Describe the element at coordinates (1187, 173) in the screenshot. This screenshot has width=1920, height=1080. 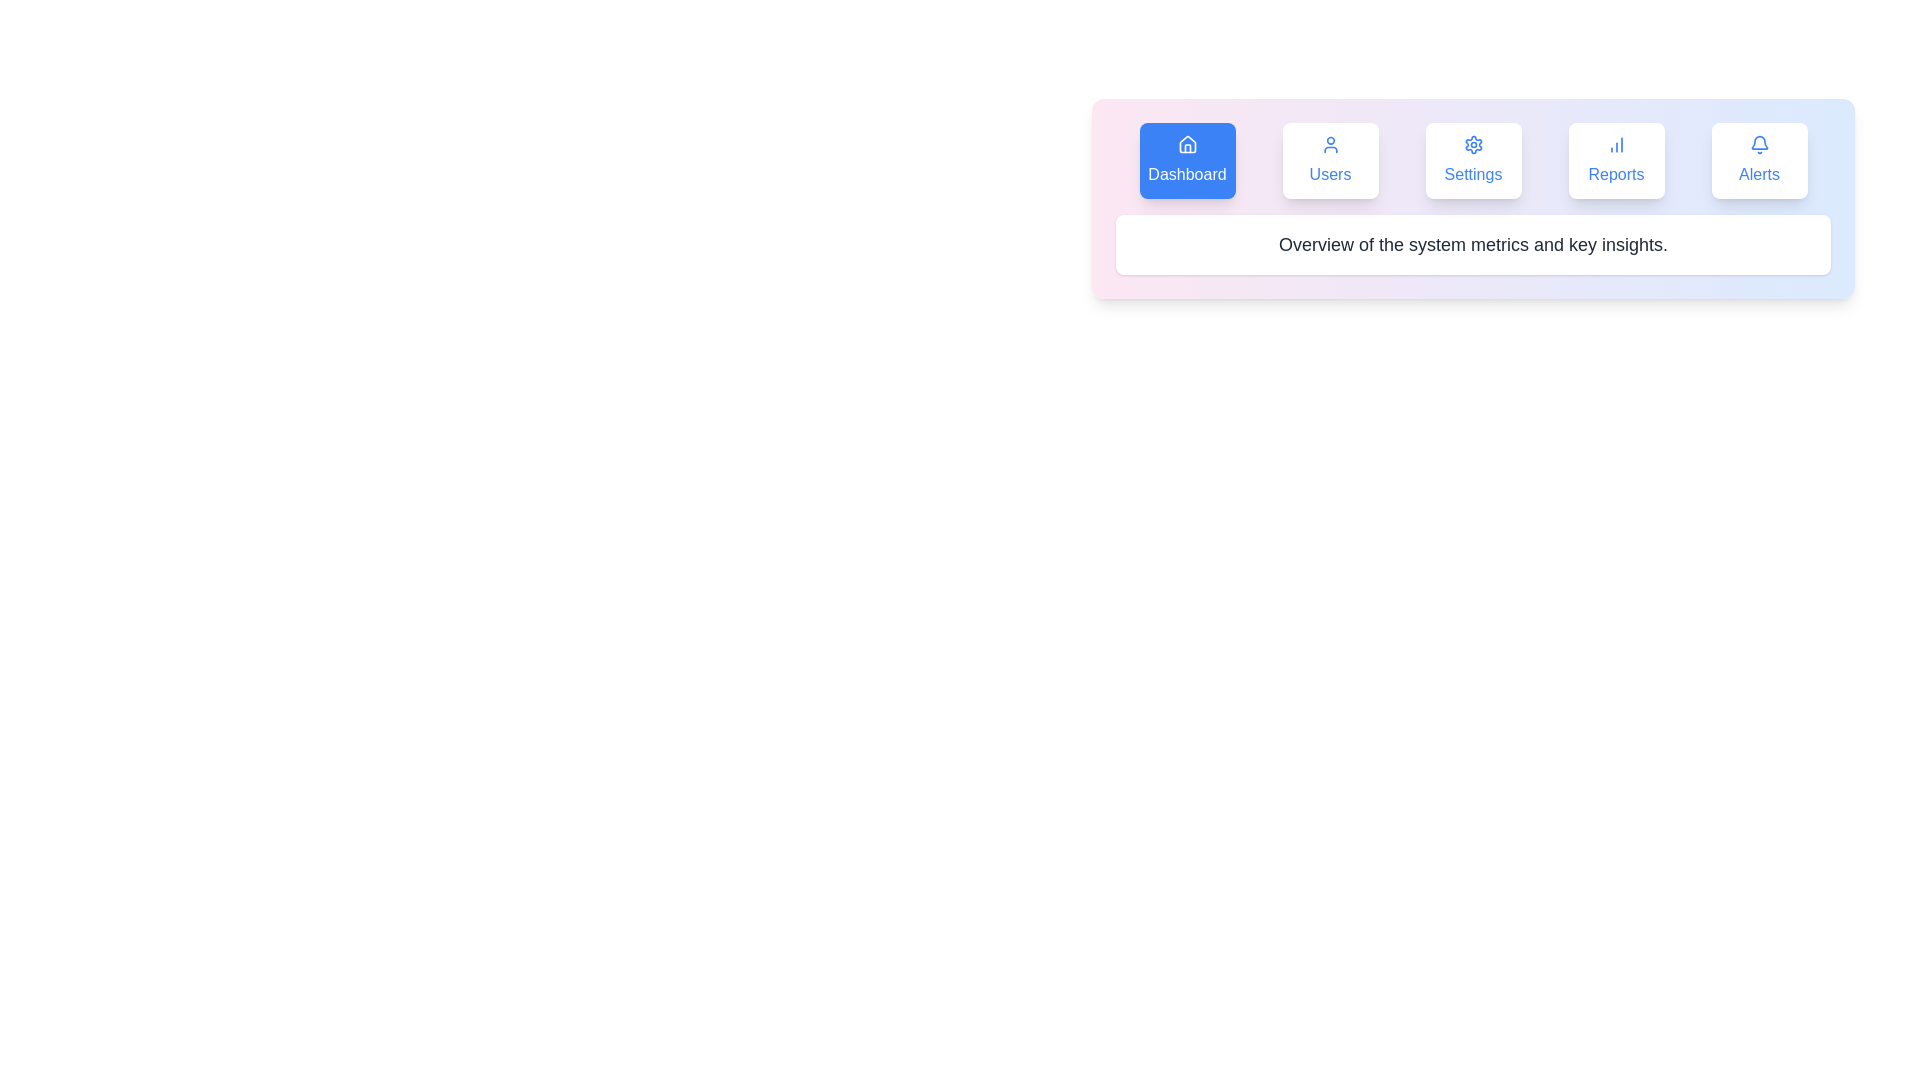
I see `text displayed in the 'Dashboard' text label located within the first button of a horizontal menu of options` at that location.